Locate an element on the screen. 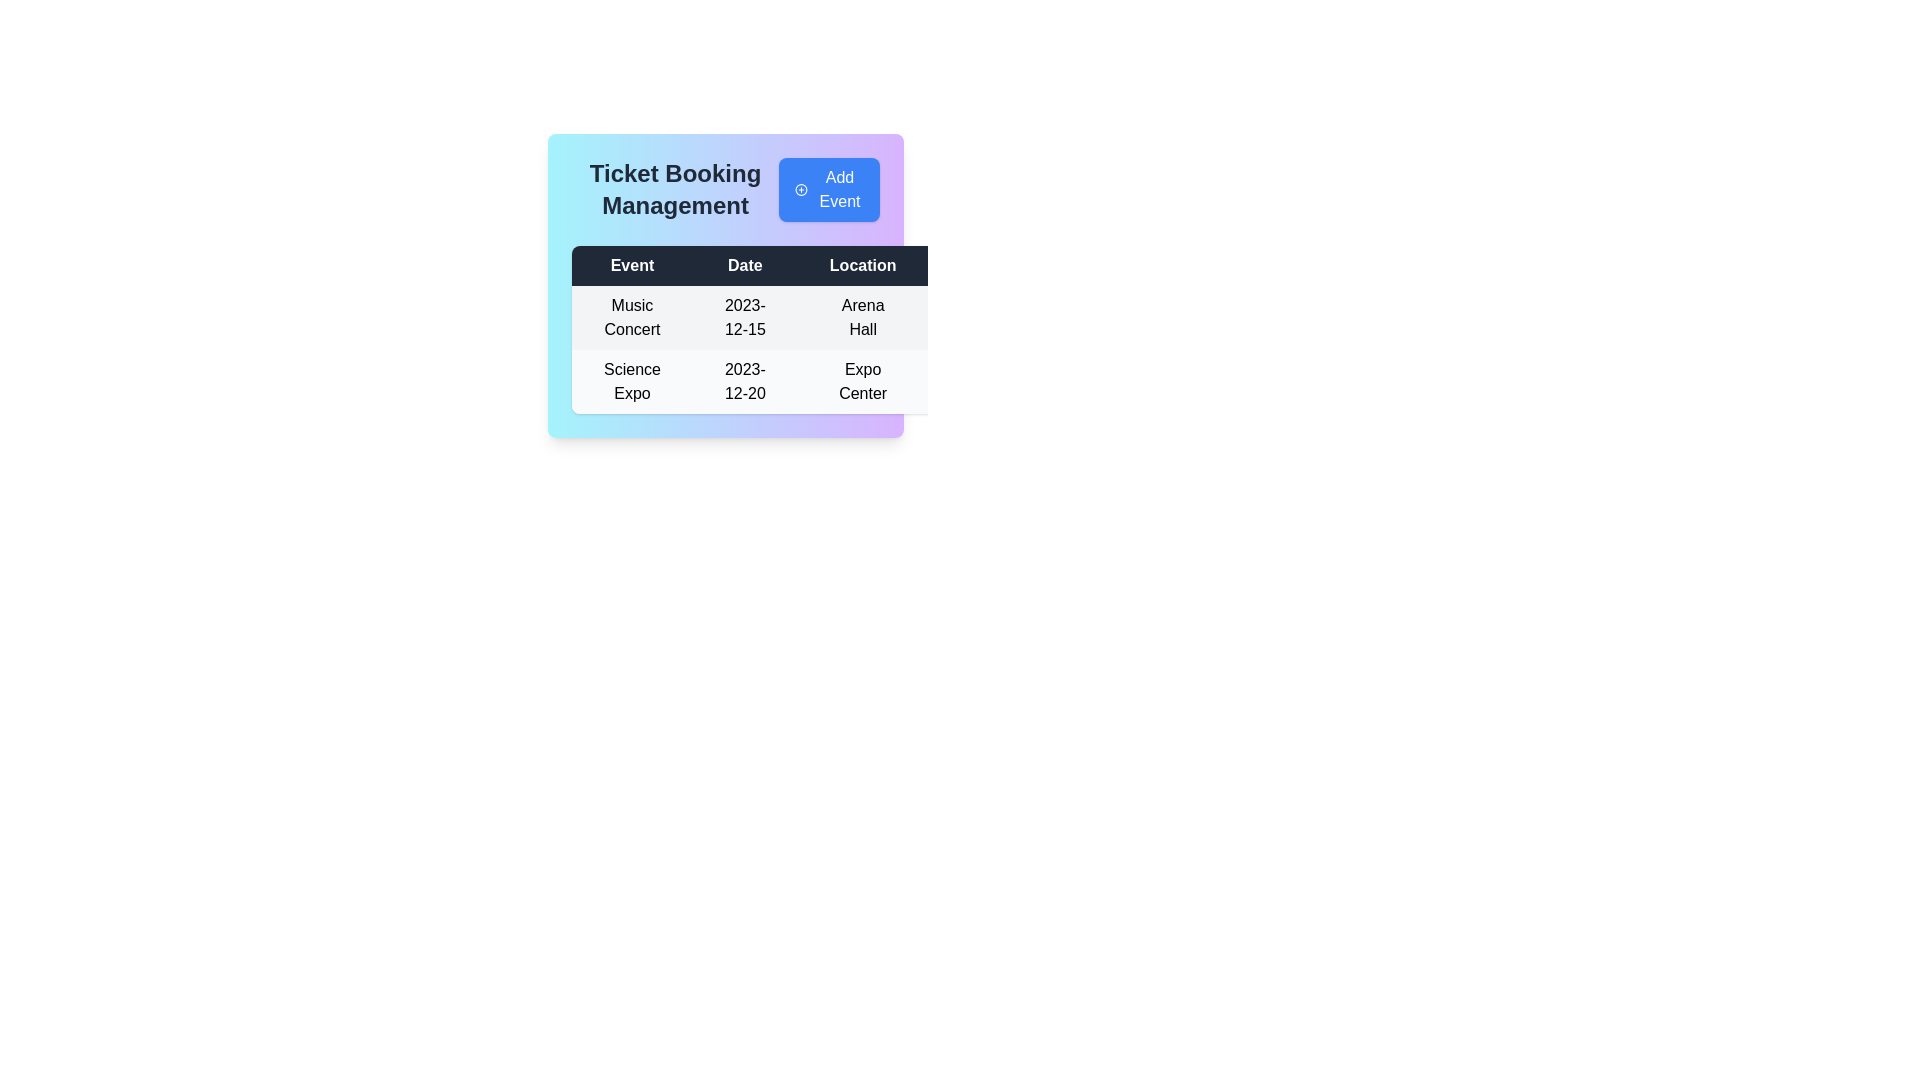  the 'Date' text label, which serves as a header indicating the dates associated with events, located between 'Event' and 'Location' is located at coordinates (744, 265).